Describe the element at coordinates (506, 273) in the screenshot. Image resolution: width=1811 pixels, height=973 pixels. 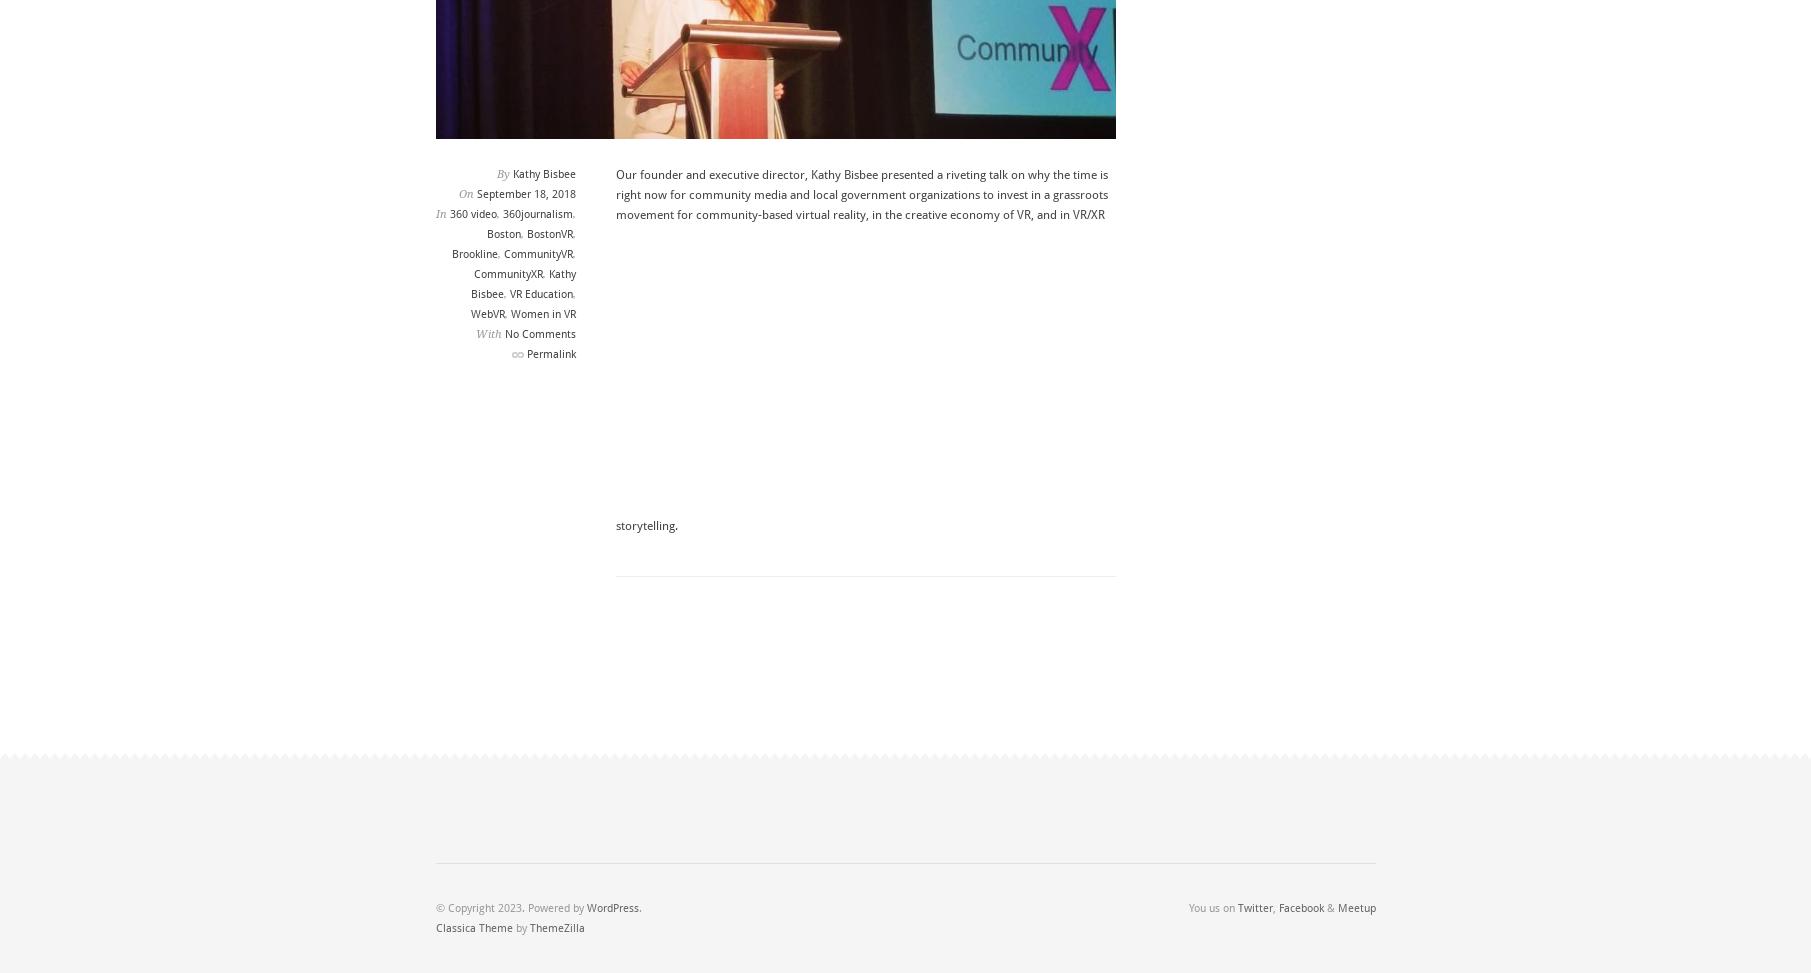
I see `'CommunityXR'` at that location.